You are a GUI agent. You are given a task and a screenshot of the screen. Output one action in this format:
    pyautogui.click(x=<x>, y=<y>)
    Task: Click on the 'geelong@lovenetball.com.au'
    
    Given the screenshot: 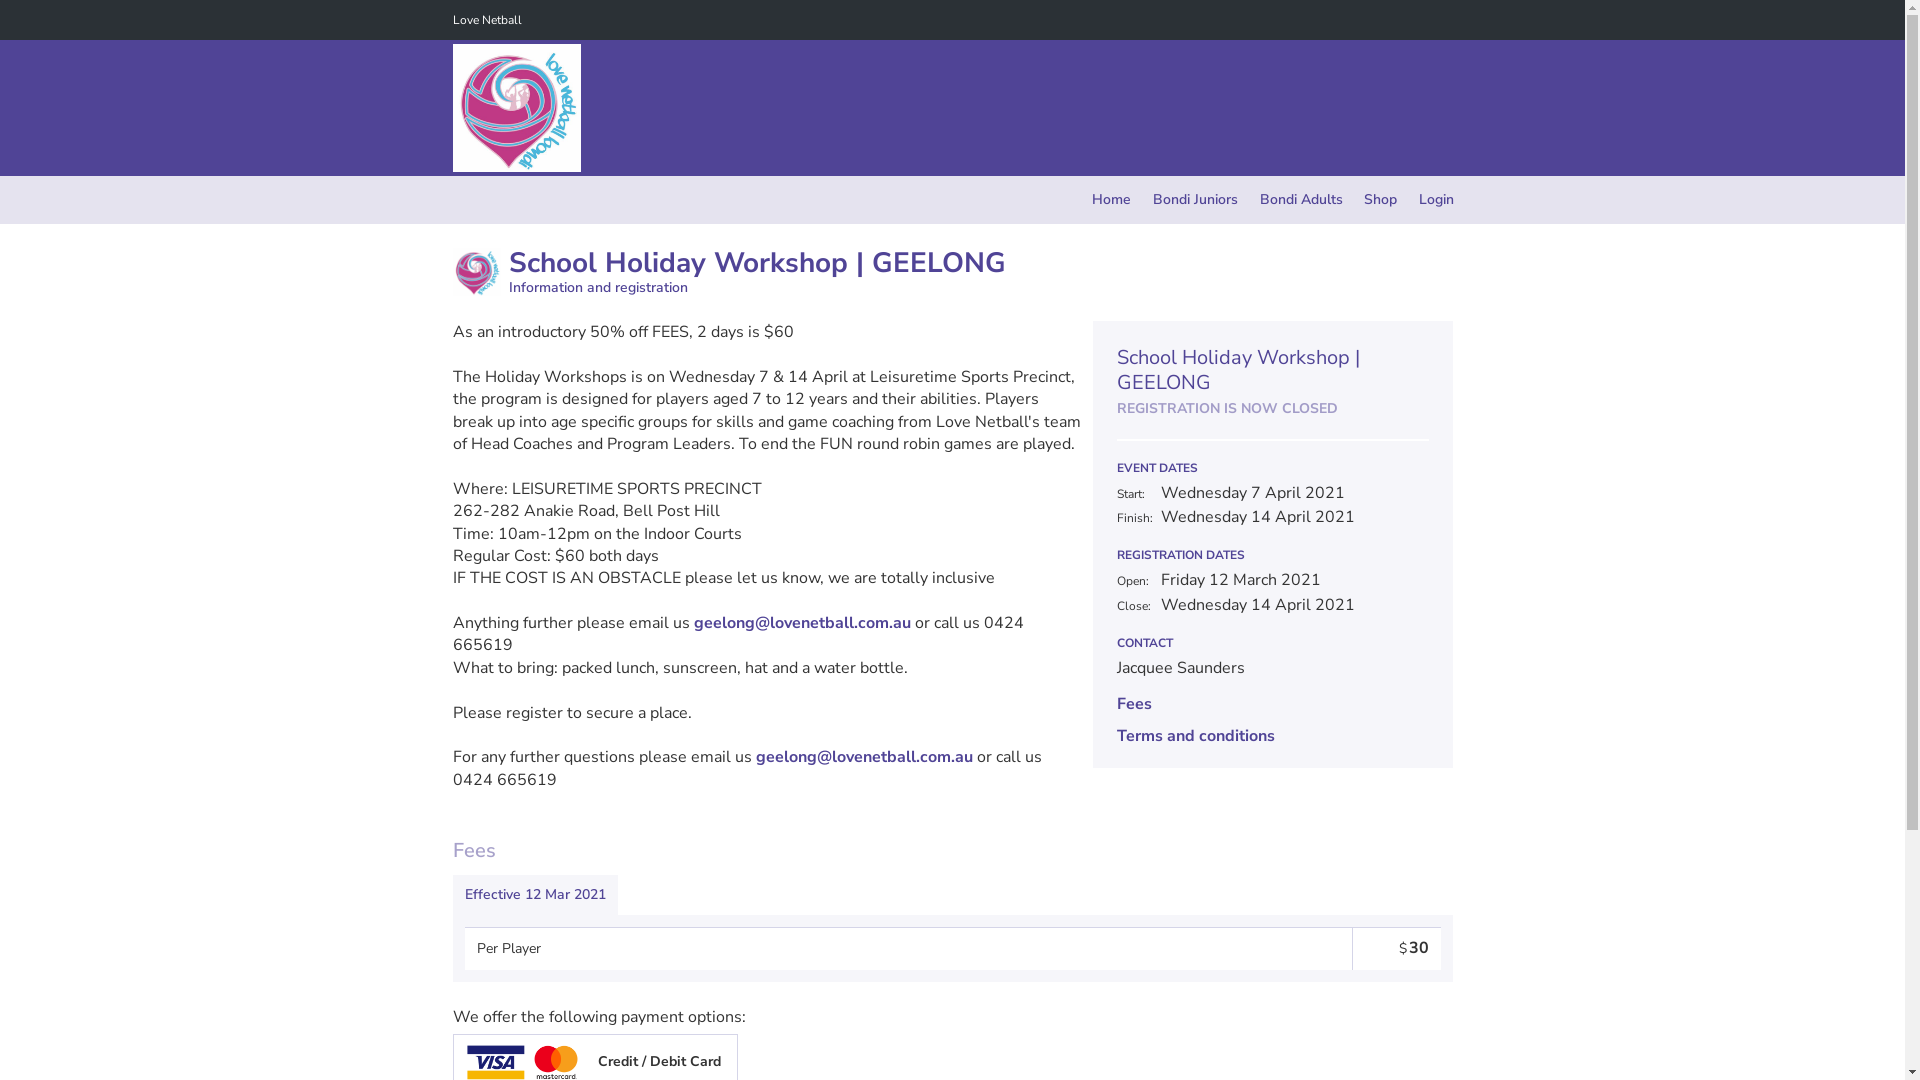 What is the action you would take?
    pyautogui.click(x=864, y=756)
    